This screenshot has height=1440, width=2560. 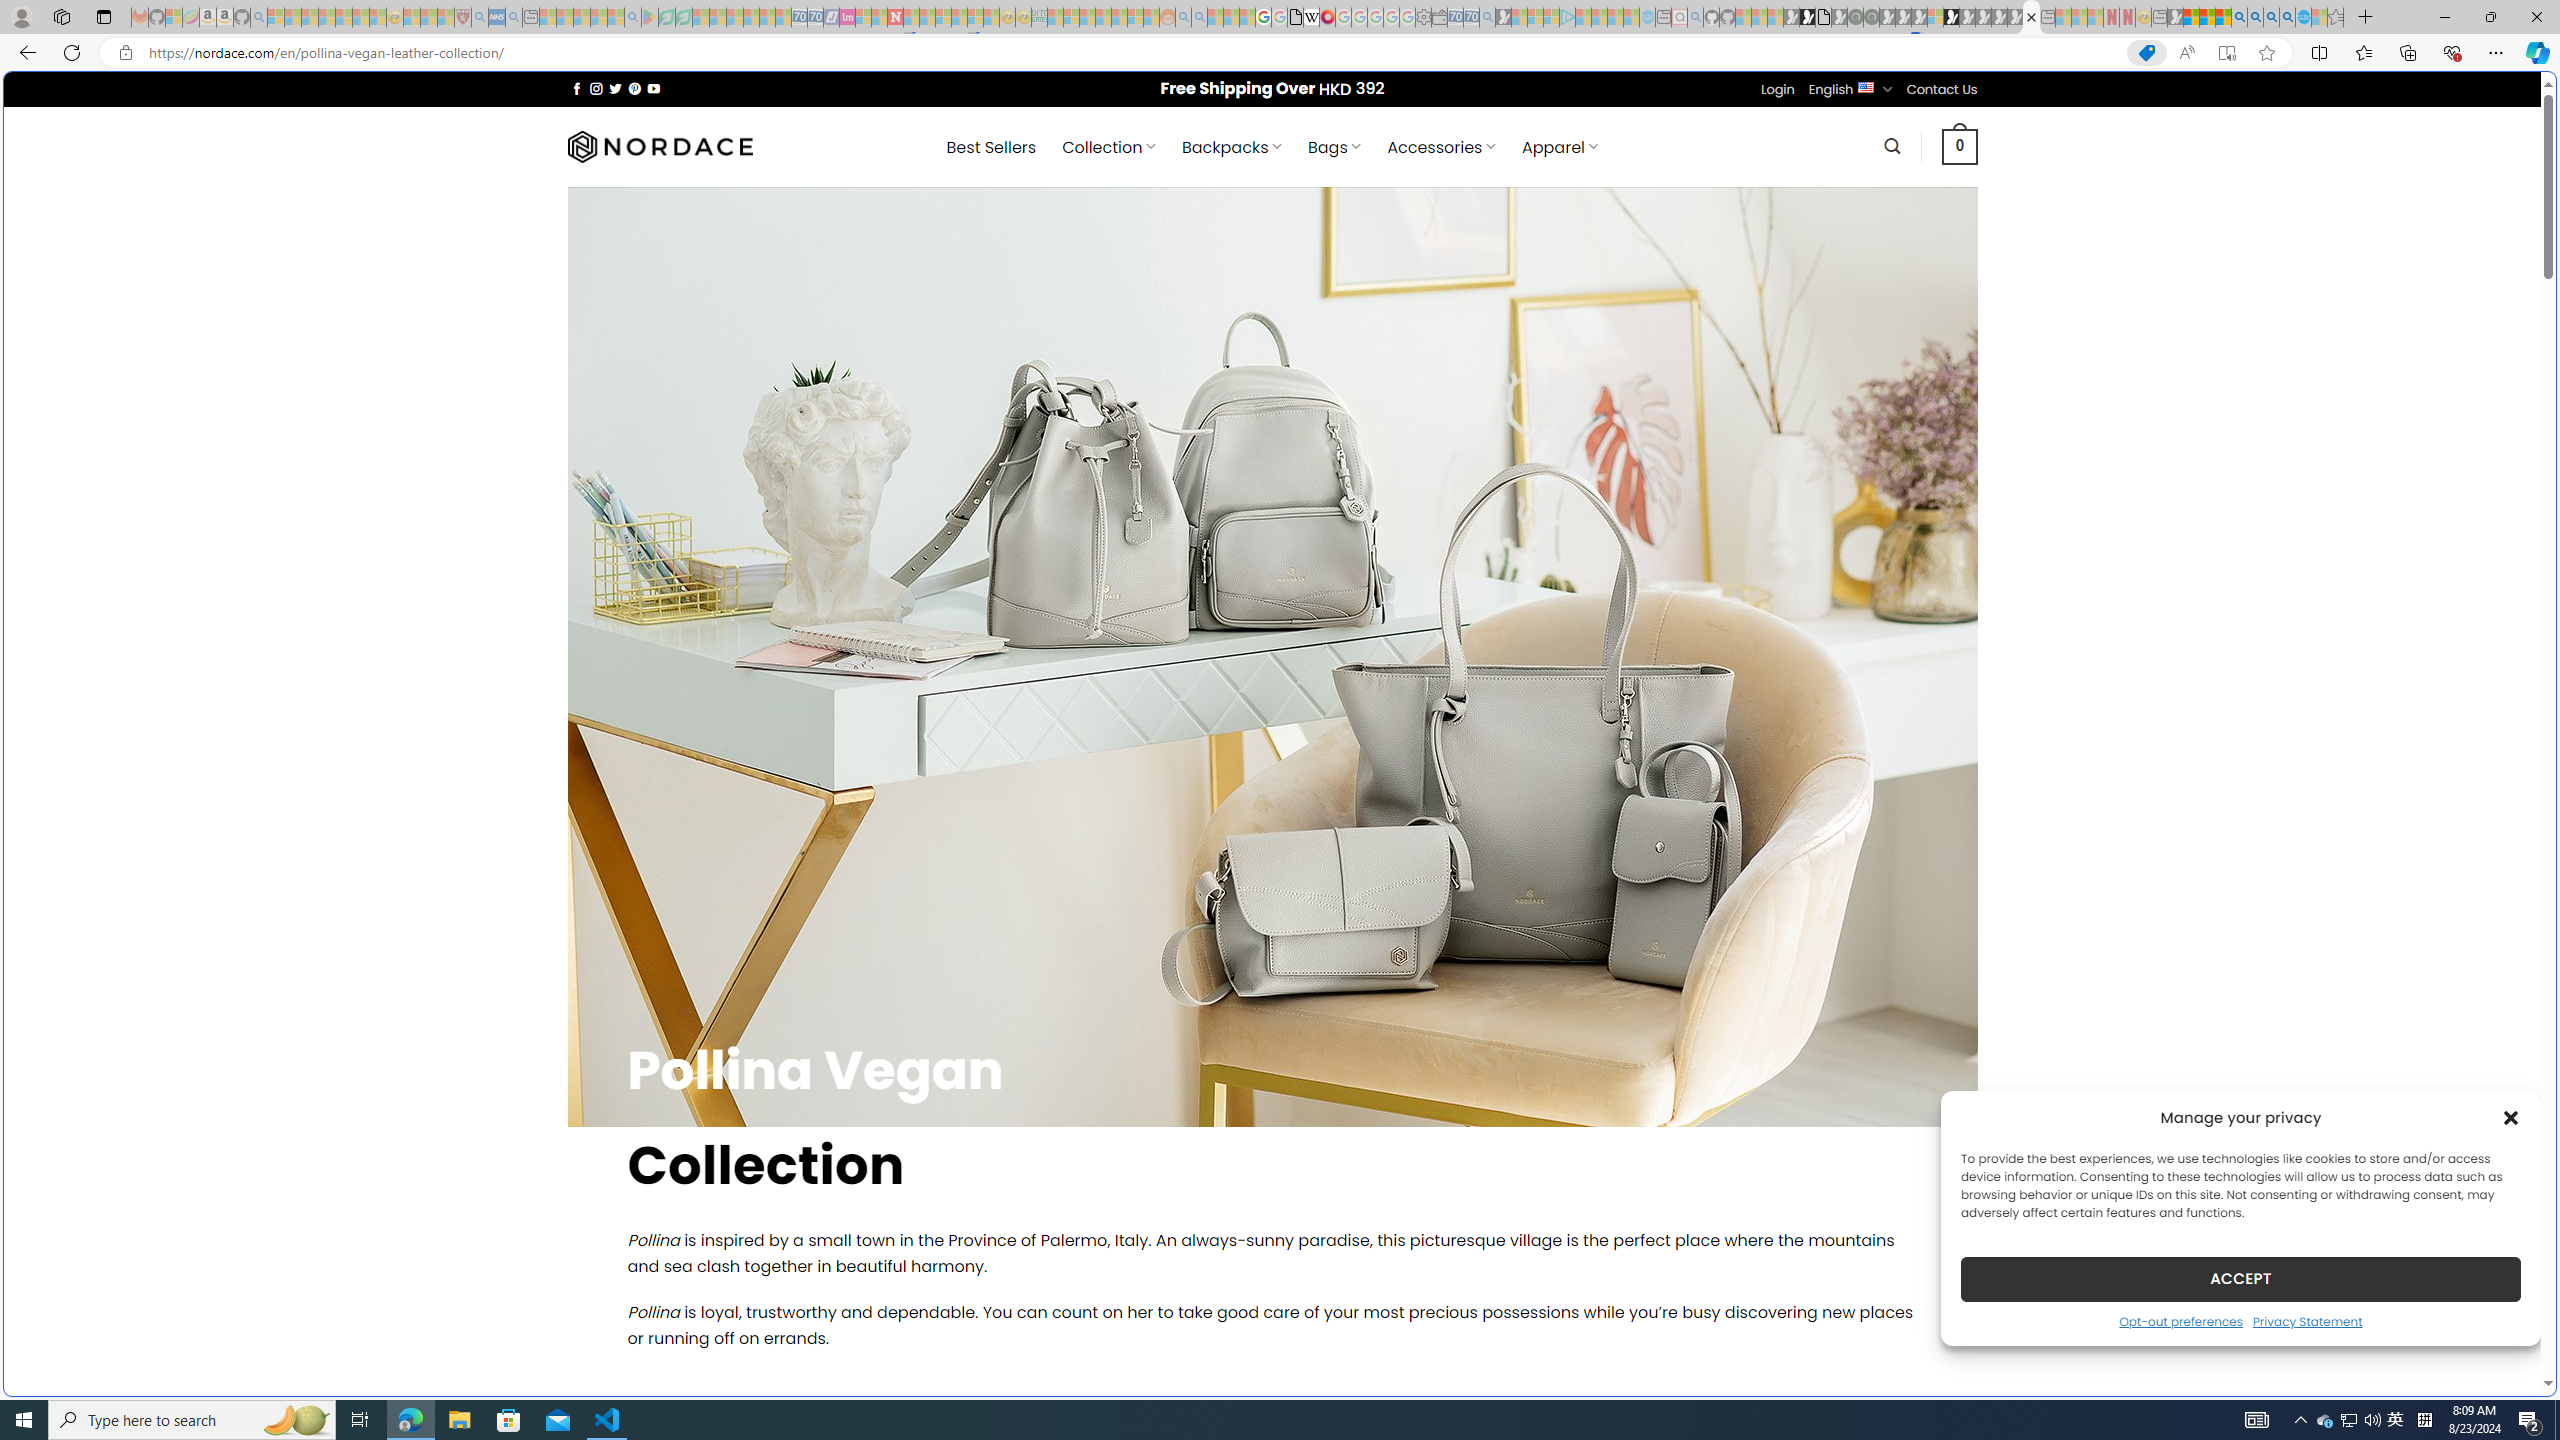 What do you see at coordinates (2307, 1320) in the screenshot?
I see `'Privacy Statement'` at bounding box center [2307, 1320].